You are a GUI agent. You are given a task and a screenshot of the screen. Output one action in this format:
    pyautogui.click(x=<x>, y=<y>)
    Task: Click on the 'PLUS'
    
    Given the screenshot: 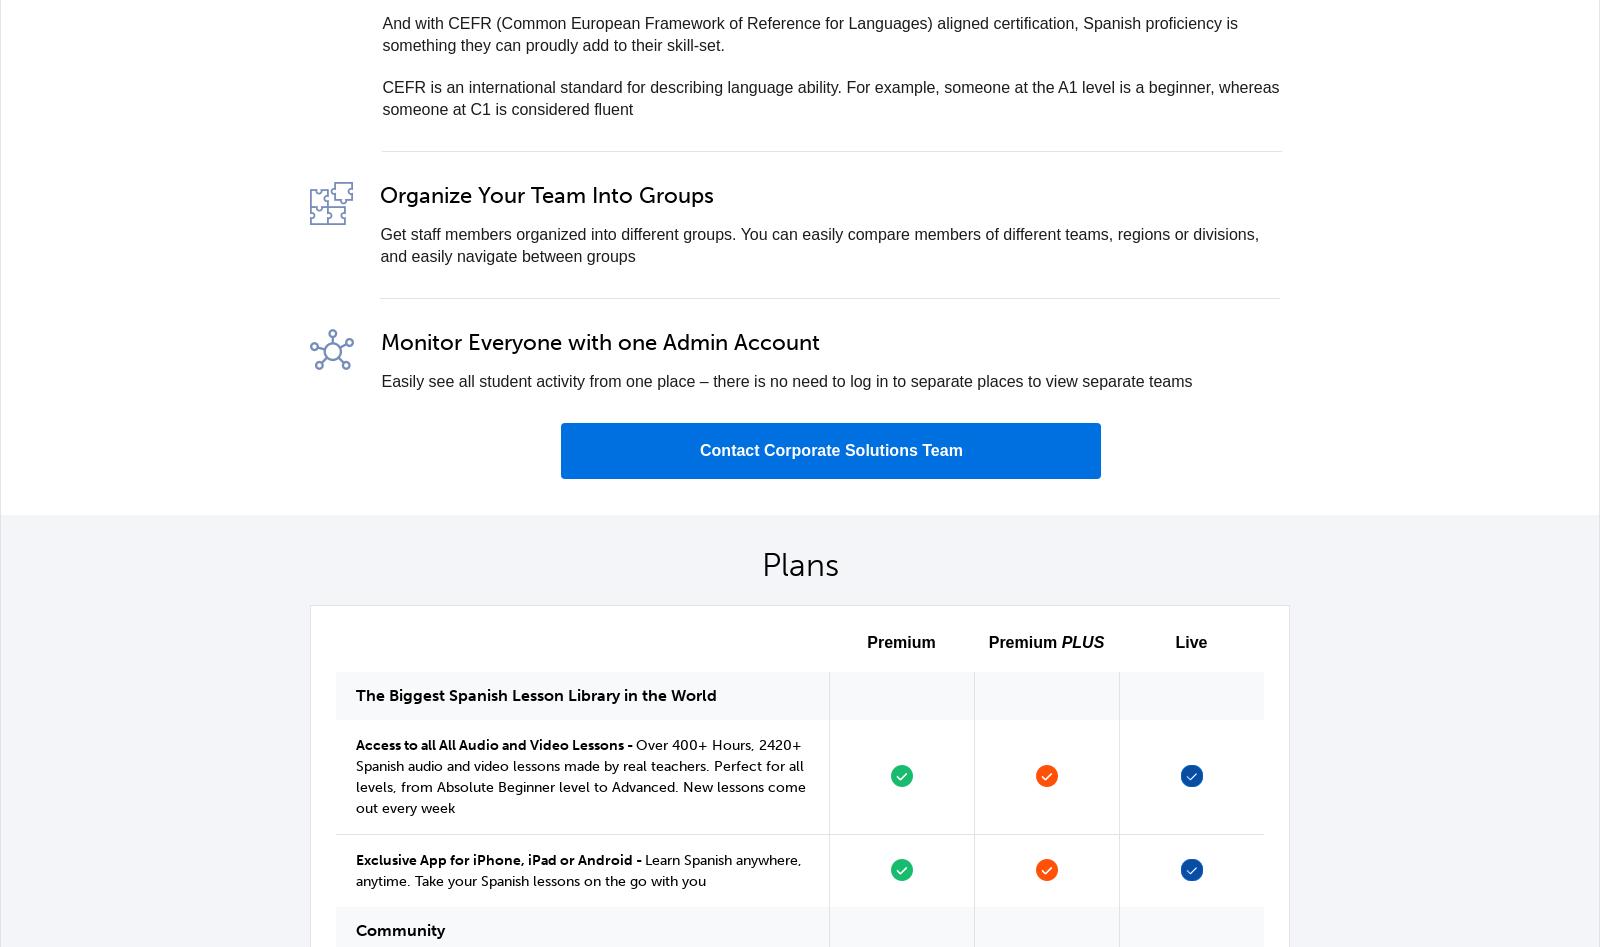 What is the action you would take?
    pyautogui.click(x=1082, y=642)
    